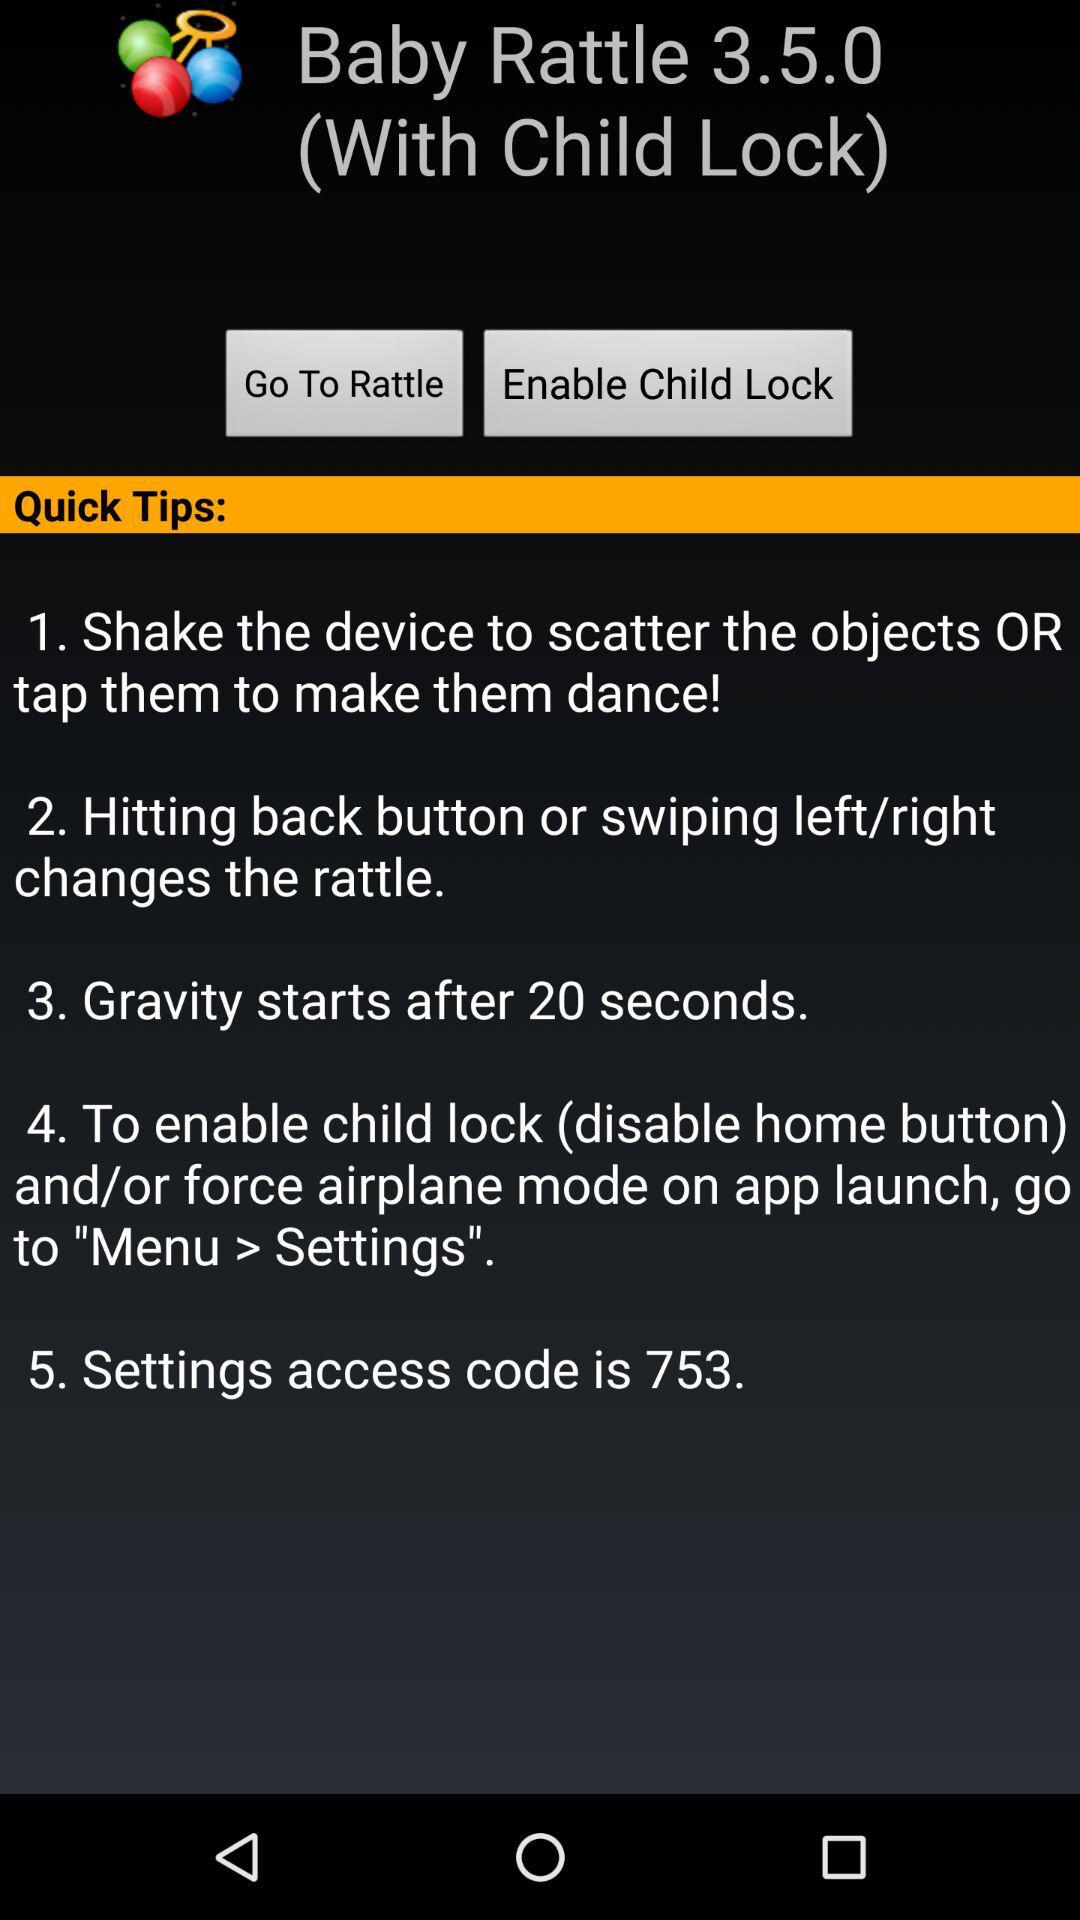 This screenshot has height=1920, width=1080. Describe the element at coordinates (343, 389) in the screenshot. I see `the item next to the enable child lock icon` at that location.